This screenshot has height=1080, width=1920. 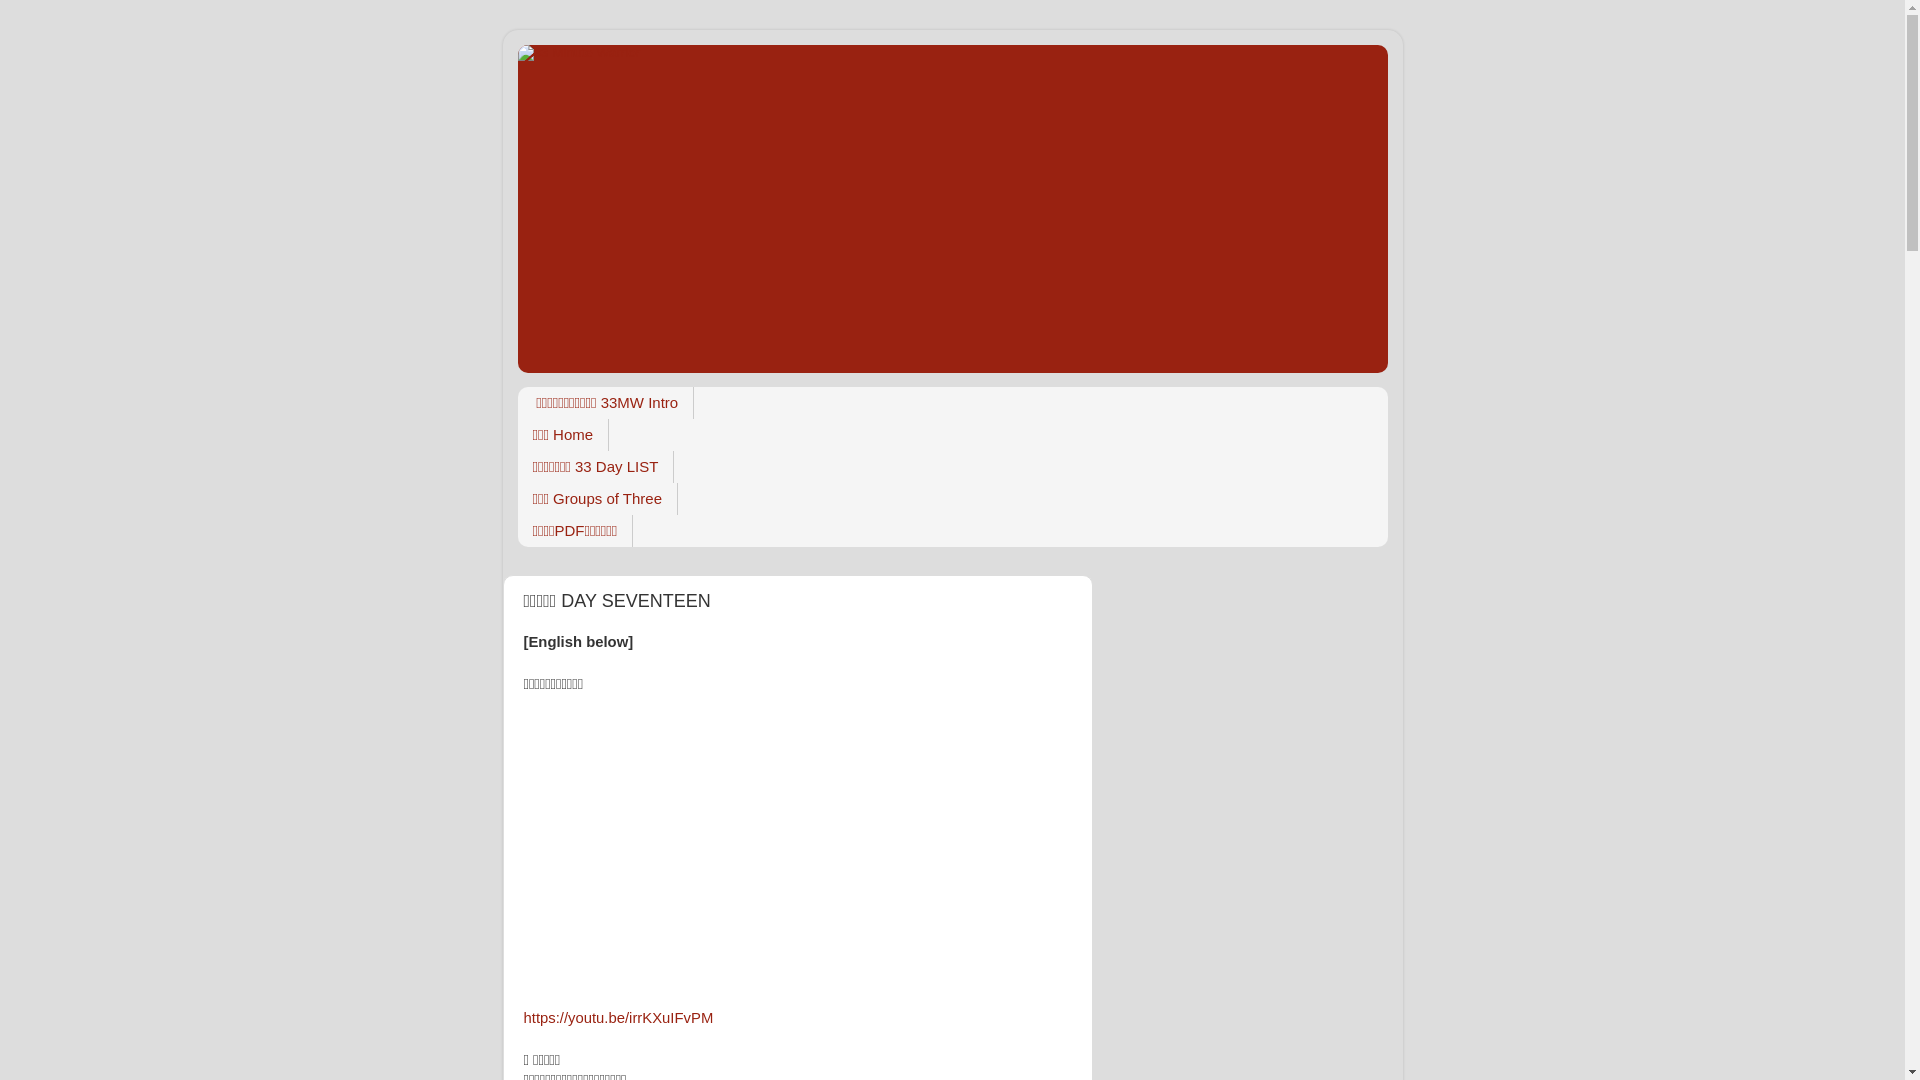 What do you see at coordinates (618, 1018) in the screenshot?
I see `'https://youtu.be/irrKXuIFvPM'` at bounding box center [618, 1018].